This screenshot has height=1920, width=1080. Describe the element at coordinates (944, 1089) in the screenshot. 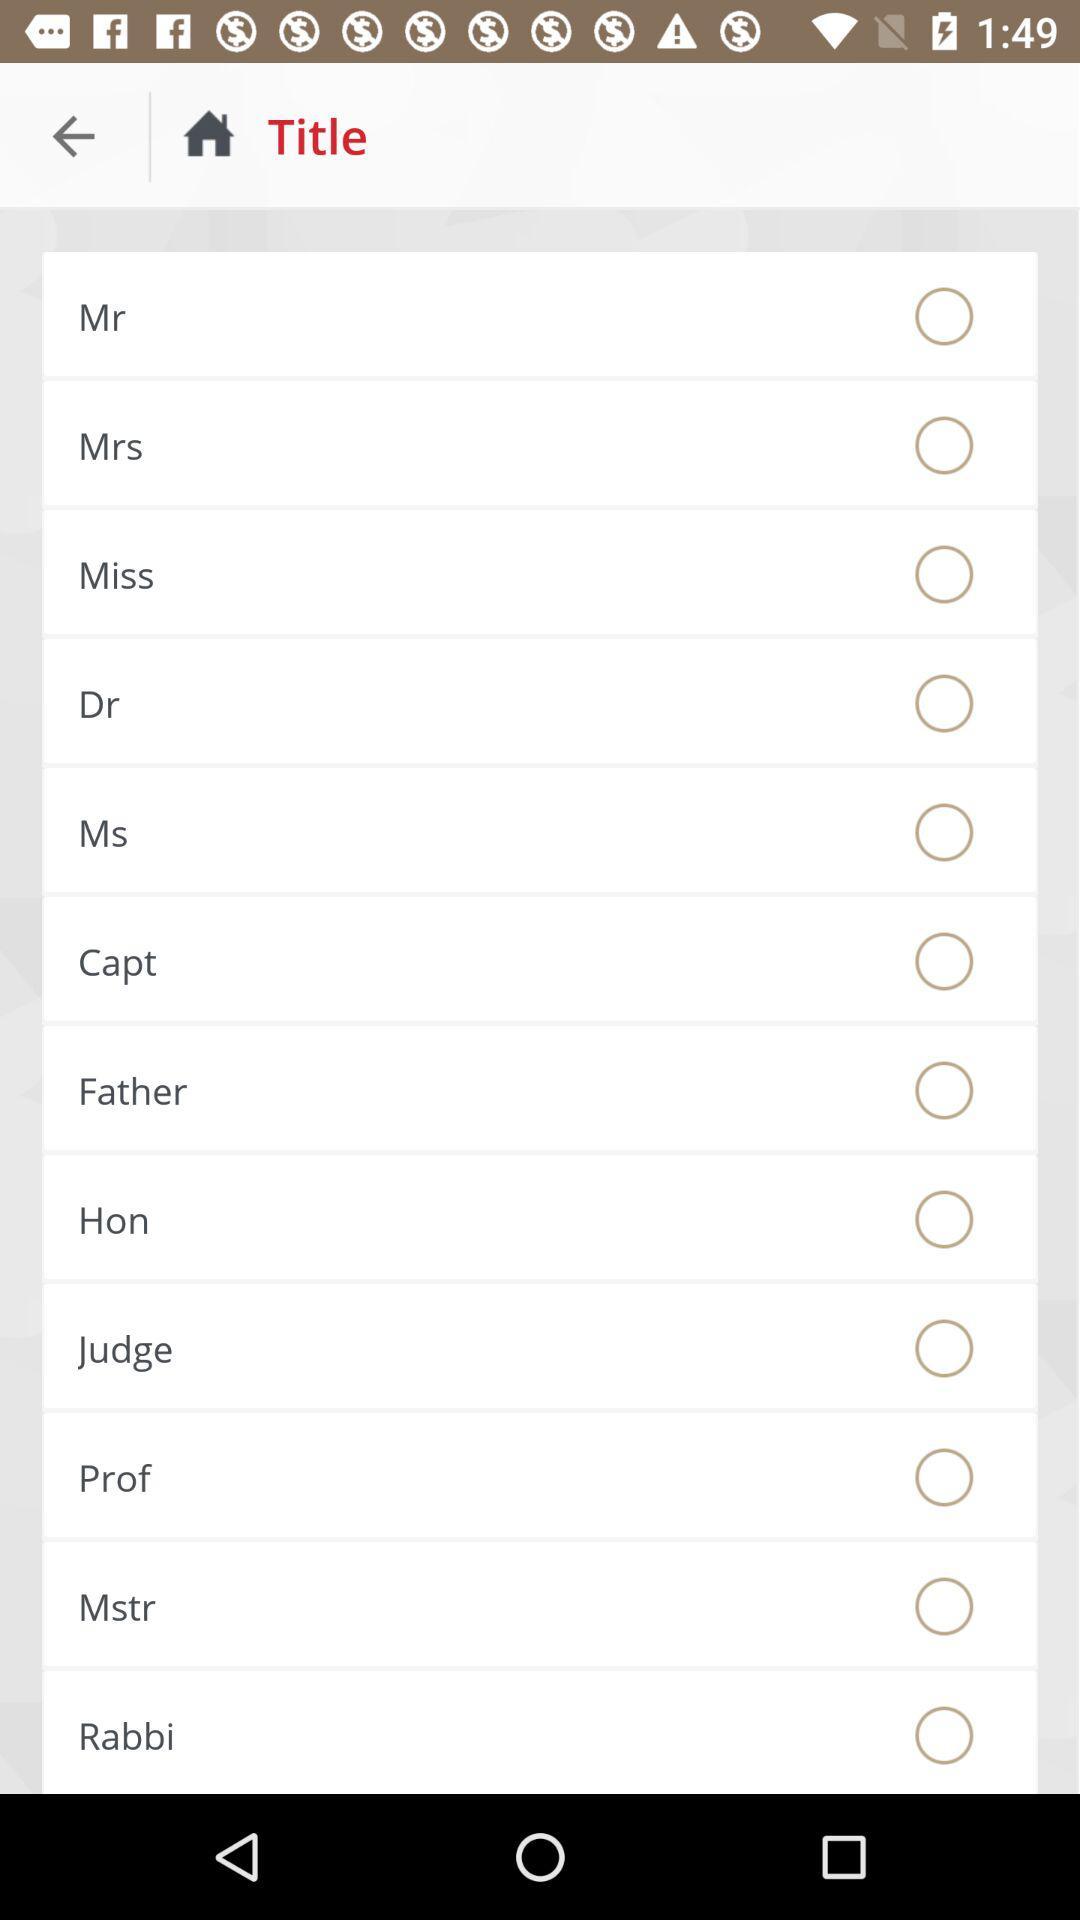

I see `the option` at that location.